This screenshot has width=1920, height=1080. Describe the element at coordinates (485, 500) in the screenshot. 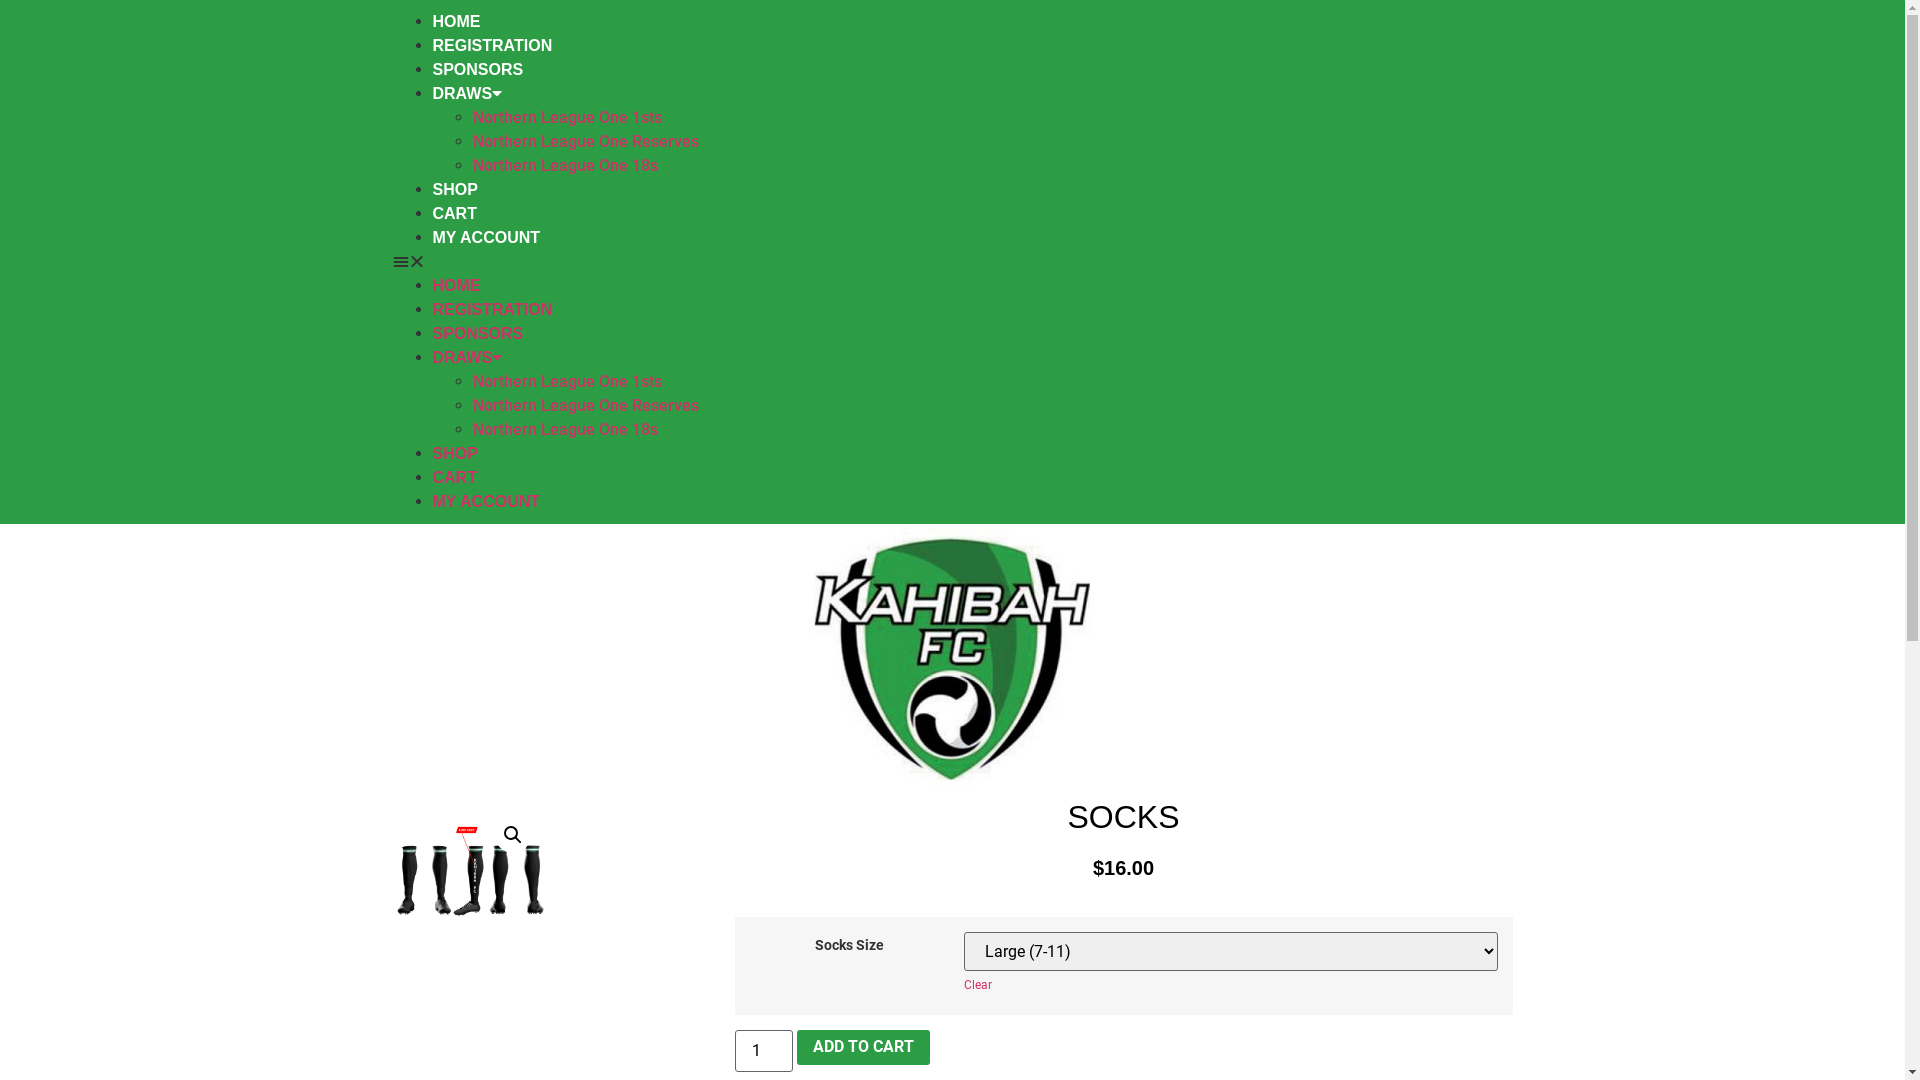

I see `'MY ACCOUNT'` at that location.